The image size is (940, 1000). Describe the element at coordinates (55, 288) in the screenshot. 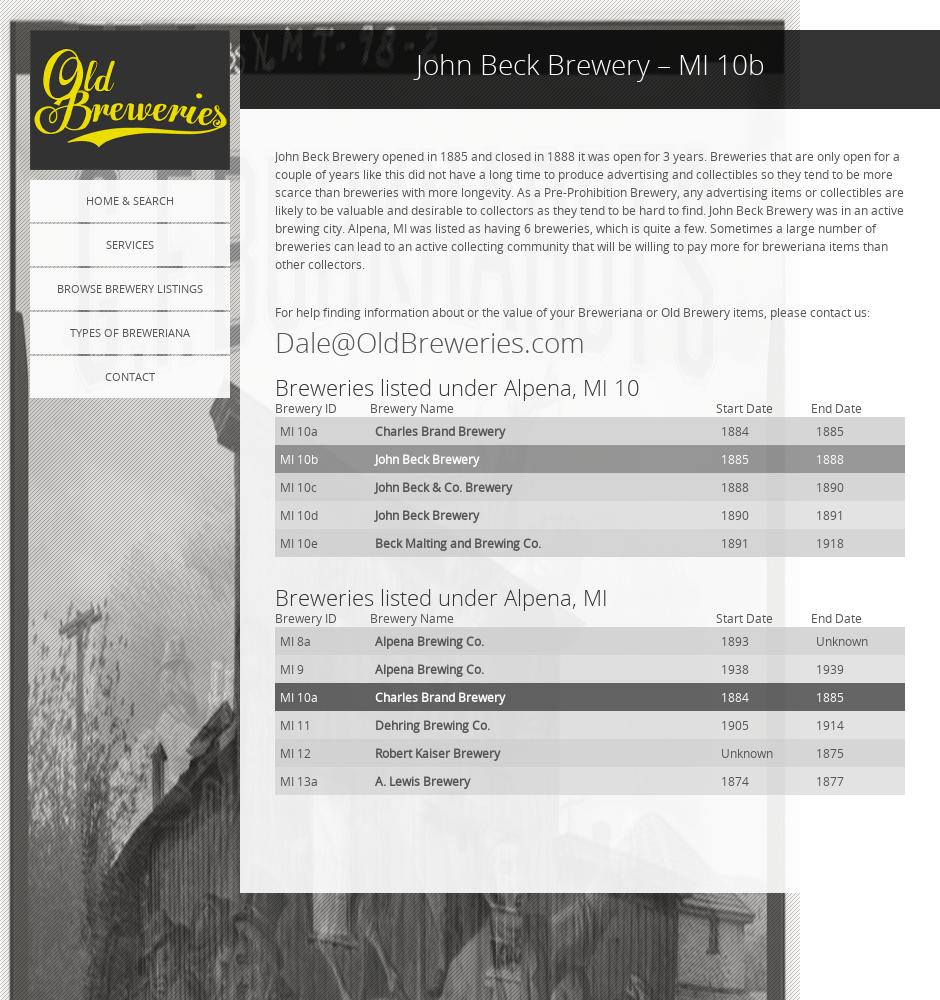

I see `'Browse Brewery Listings'` at that location.